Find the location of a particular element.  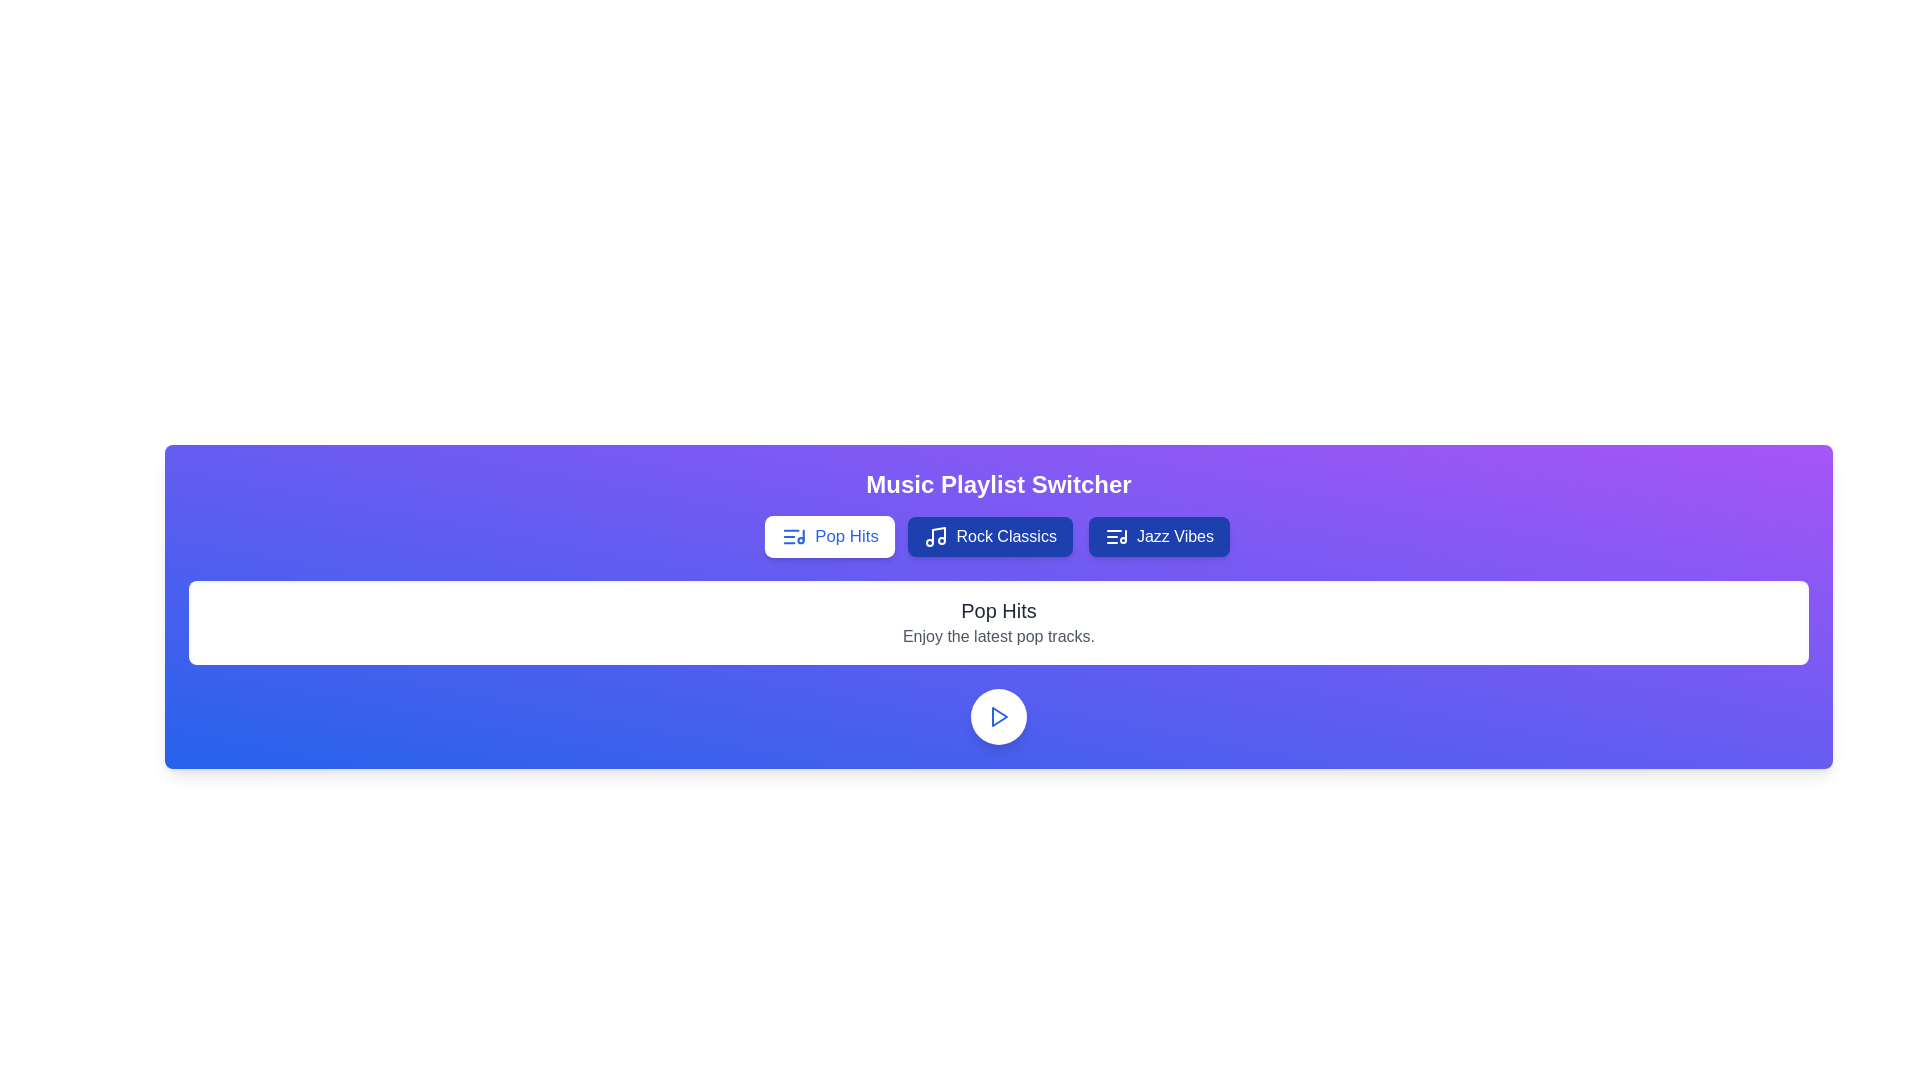

the 'Jazz Vibes' button located below the 'Music Playlist Switcher' heading is located at coordinates (1159, 535).